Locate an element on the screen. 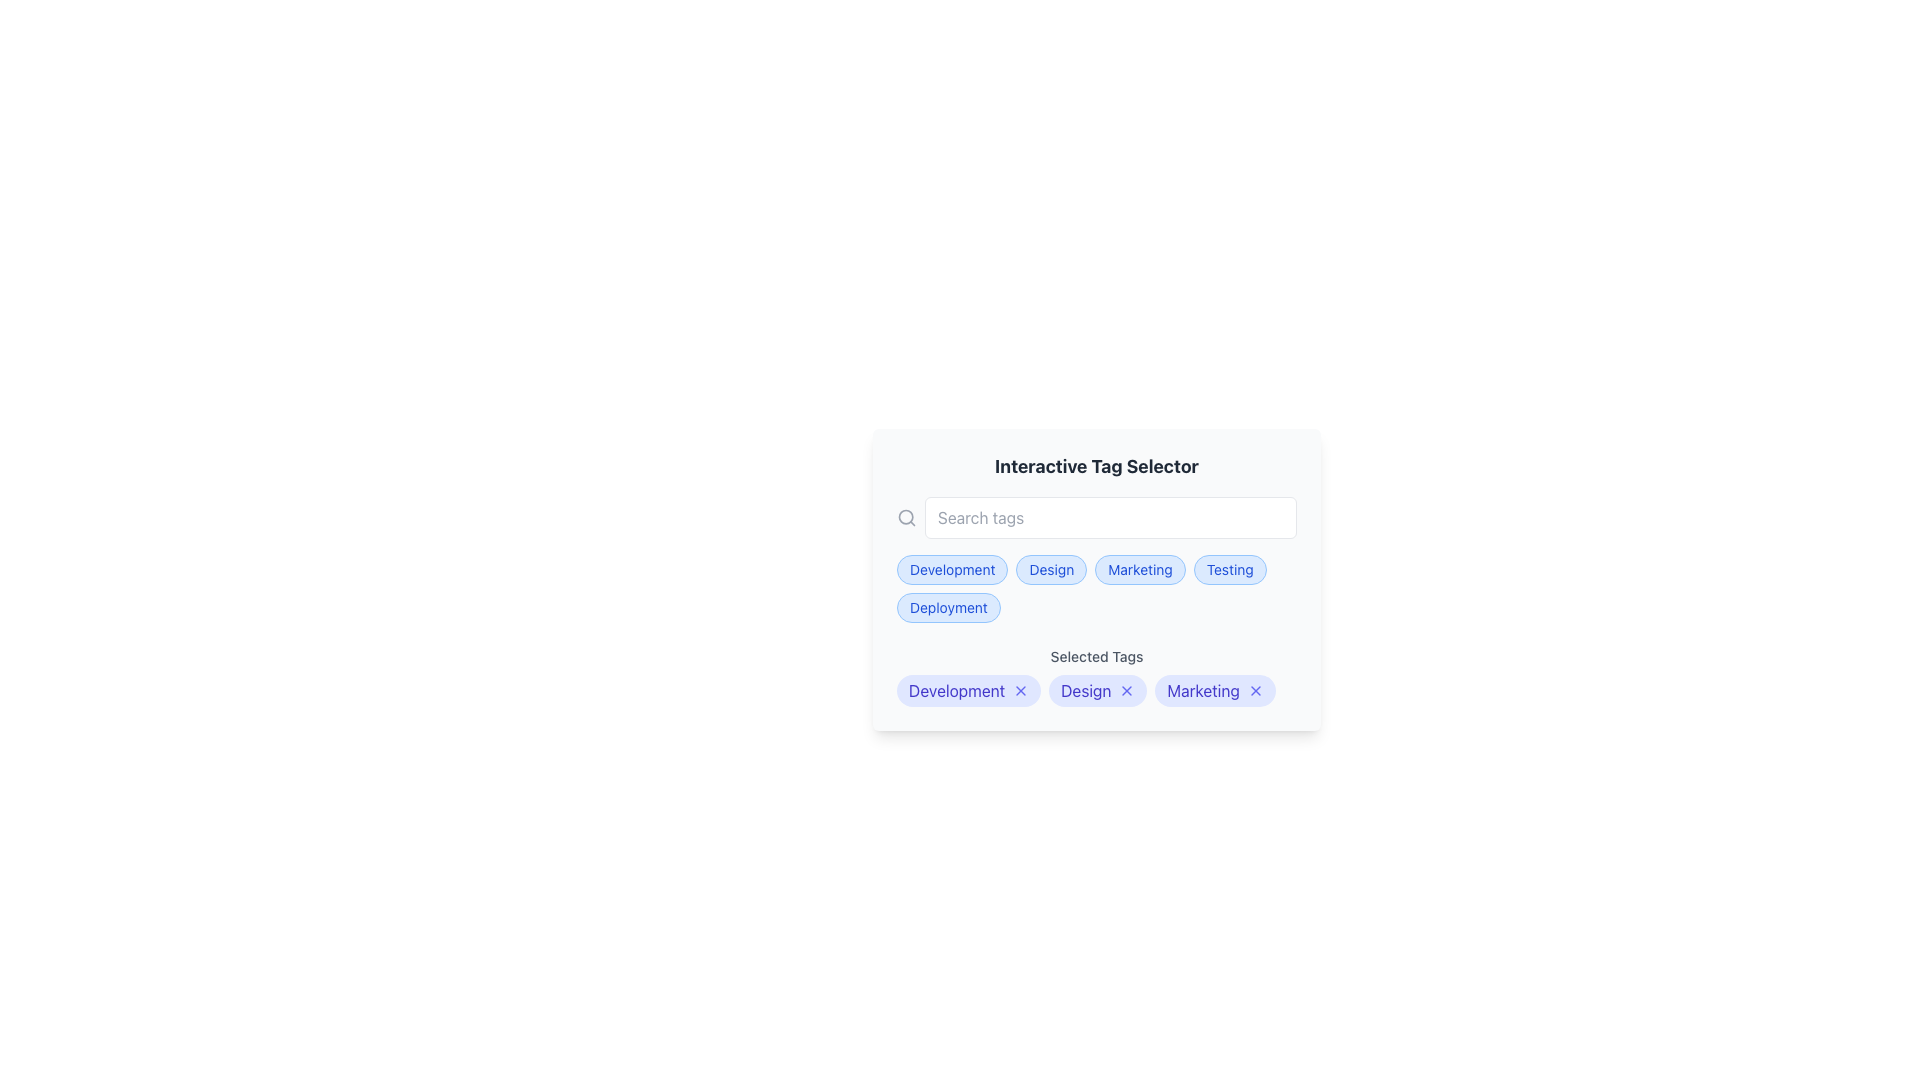 The height and width of the screenshot is (1080, 1920). the text label displaying 'Design' in bold indigo font, which is part of a rounded rectangular button in the 'Selected Tags' section is located at coordinates (1085, 689).